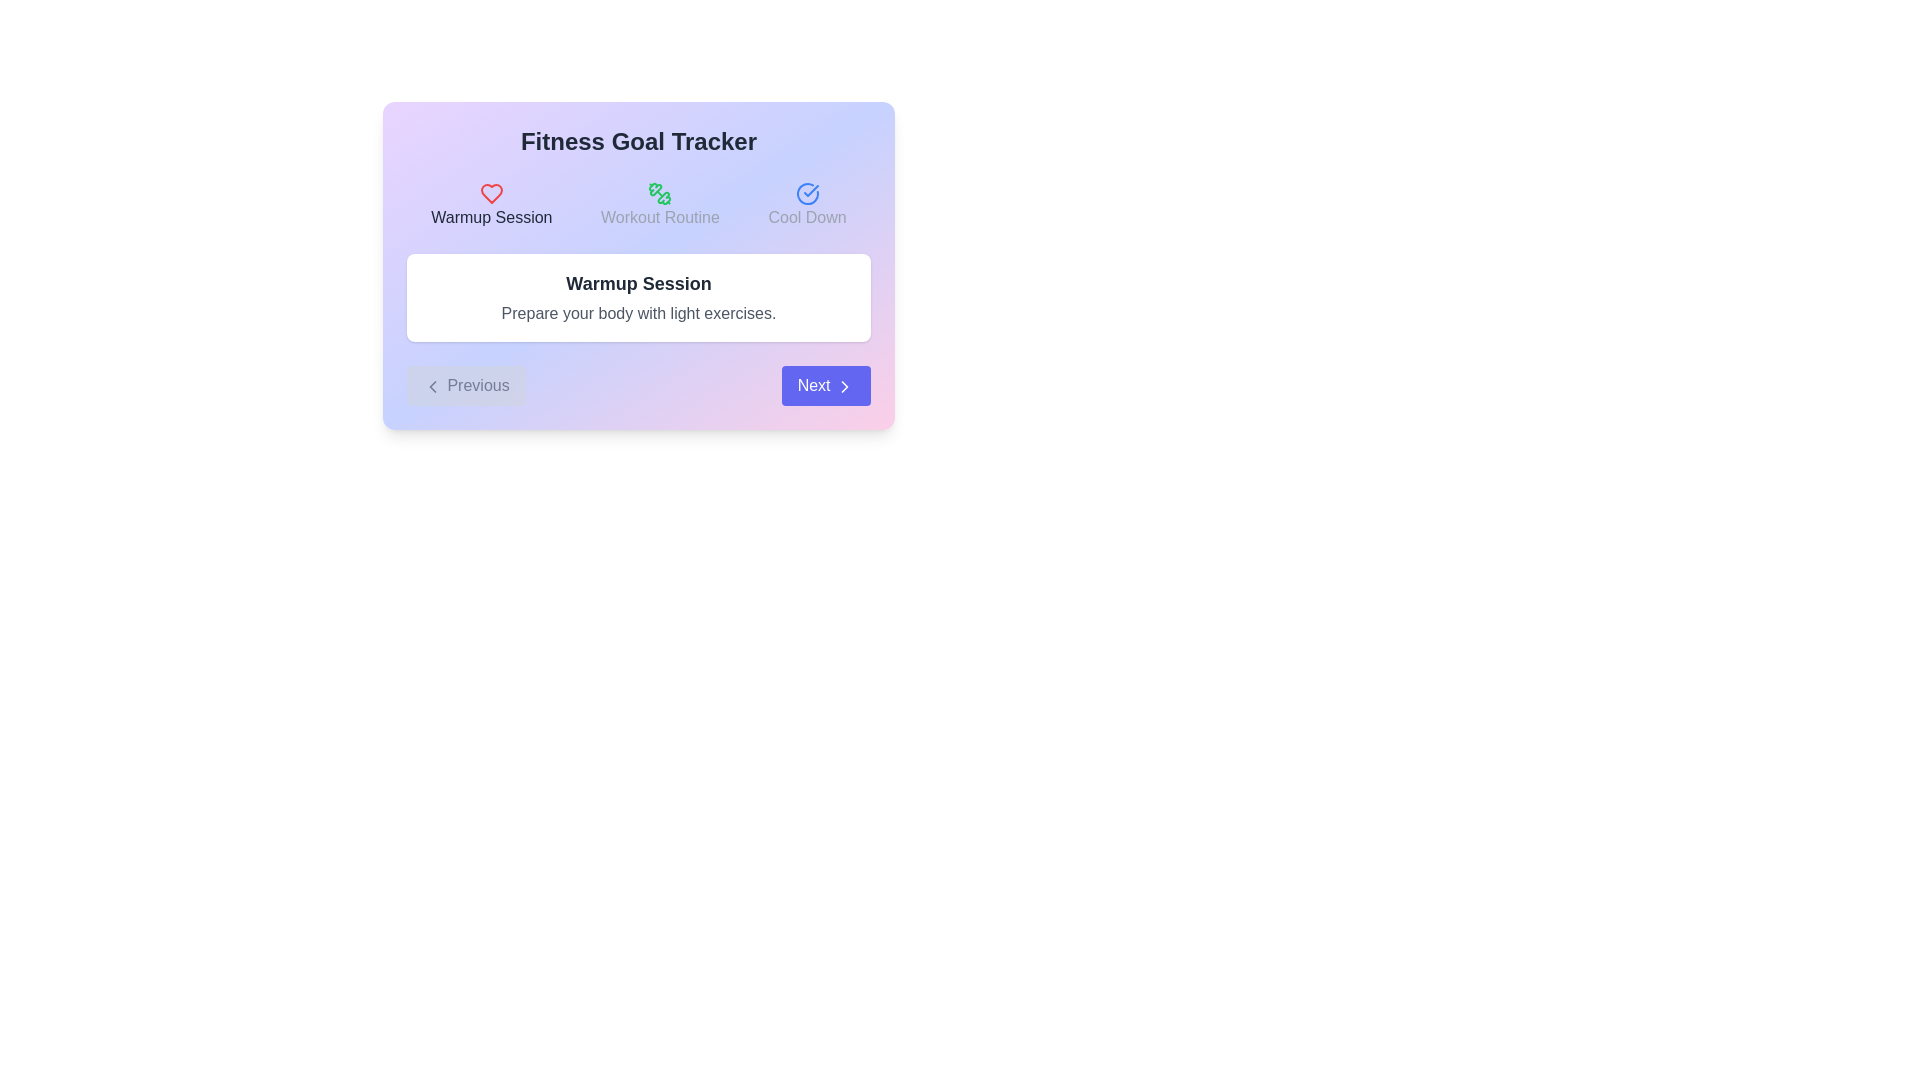 The image size is (1920, 1080). I want to click on the 'Workout Routine' icon, which is the second icon in a horizontal sequence of three icons, located in the middle section of the interface, so click(660, 193).